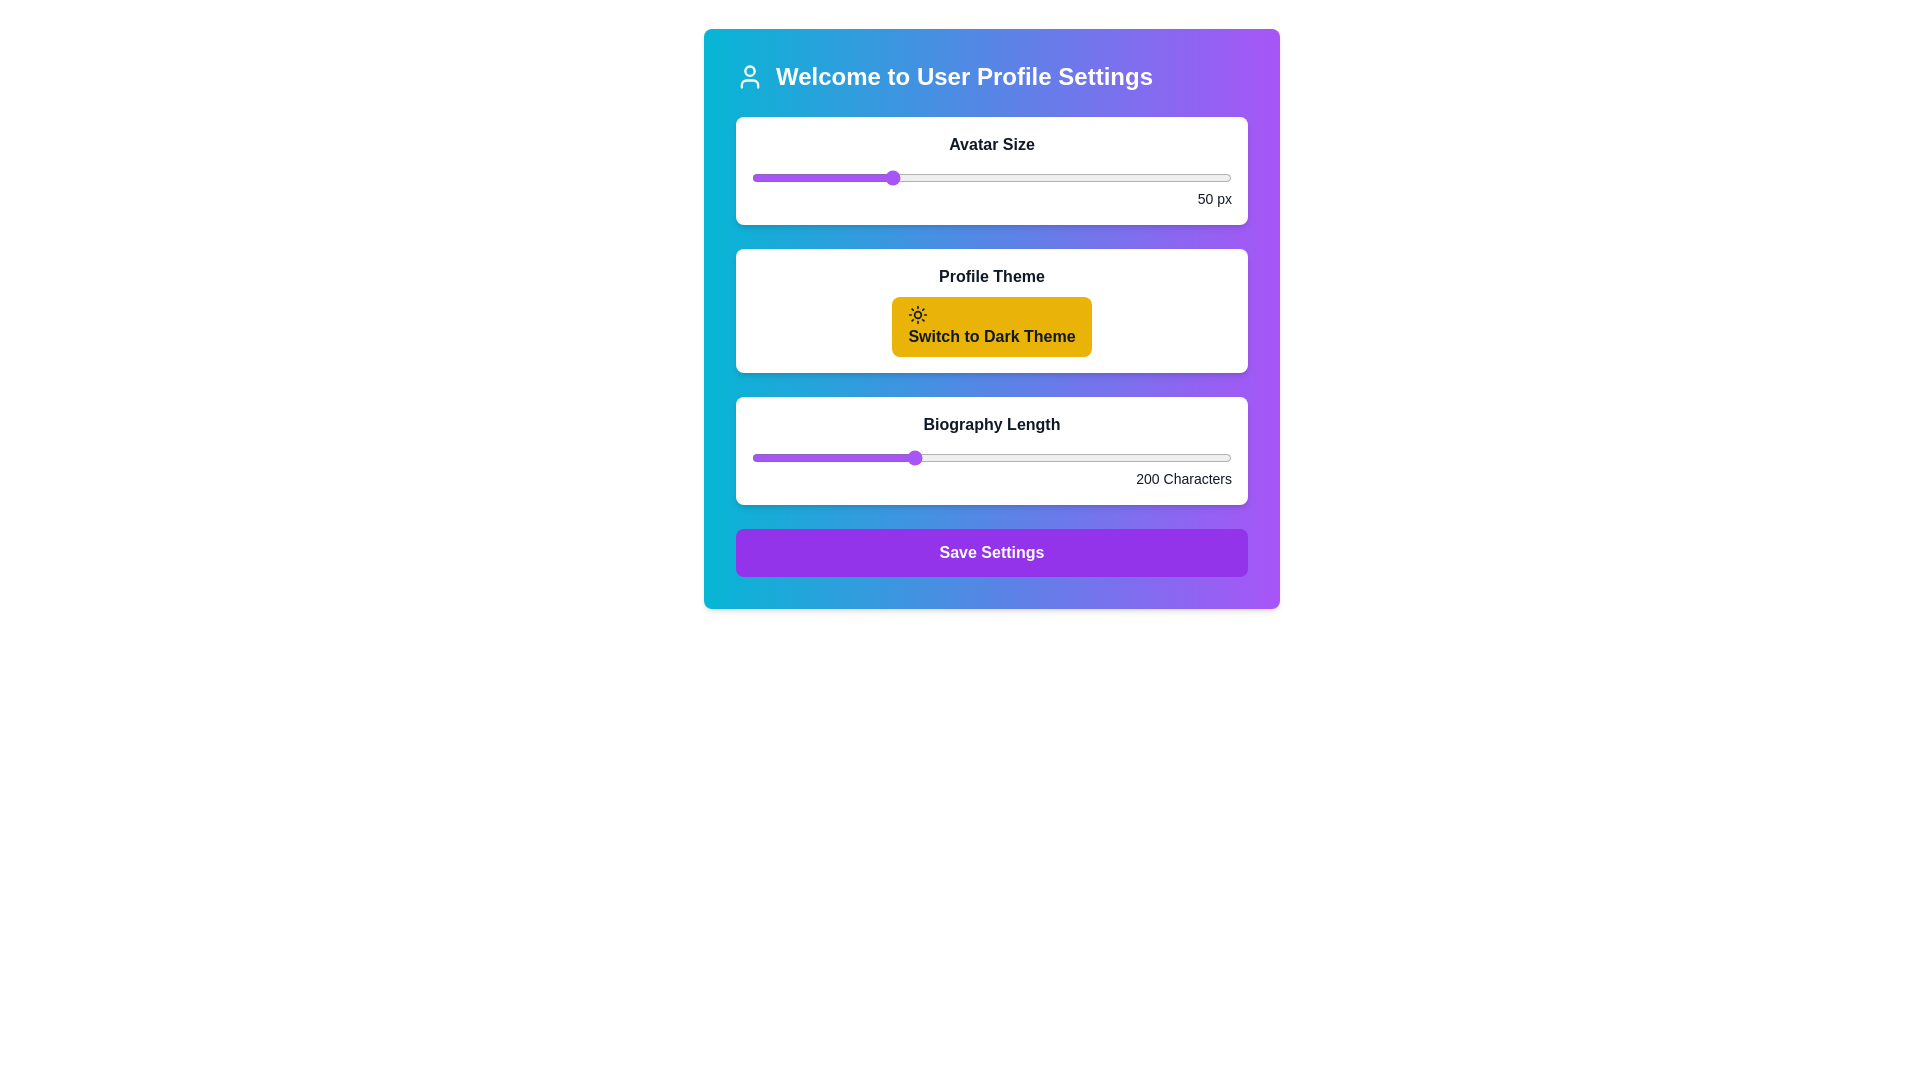 Image resolution: width=1920 pixels, height=1080 pixels. Describe the element at coordinates (851, 458) in the screenshot. I see `the biography length` at that location.